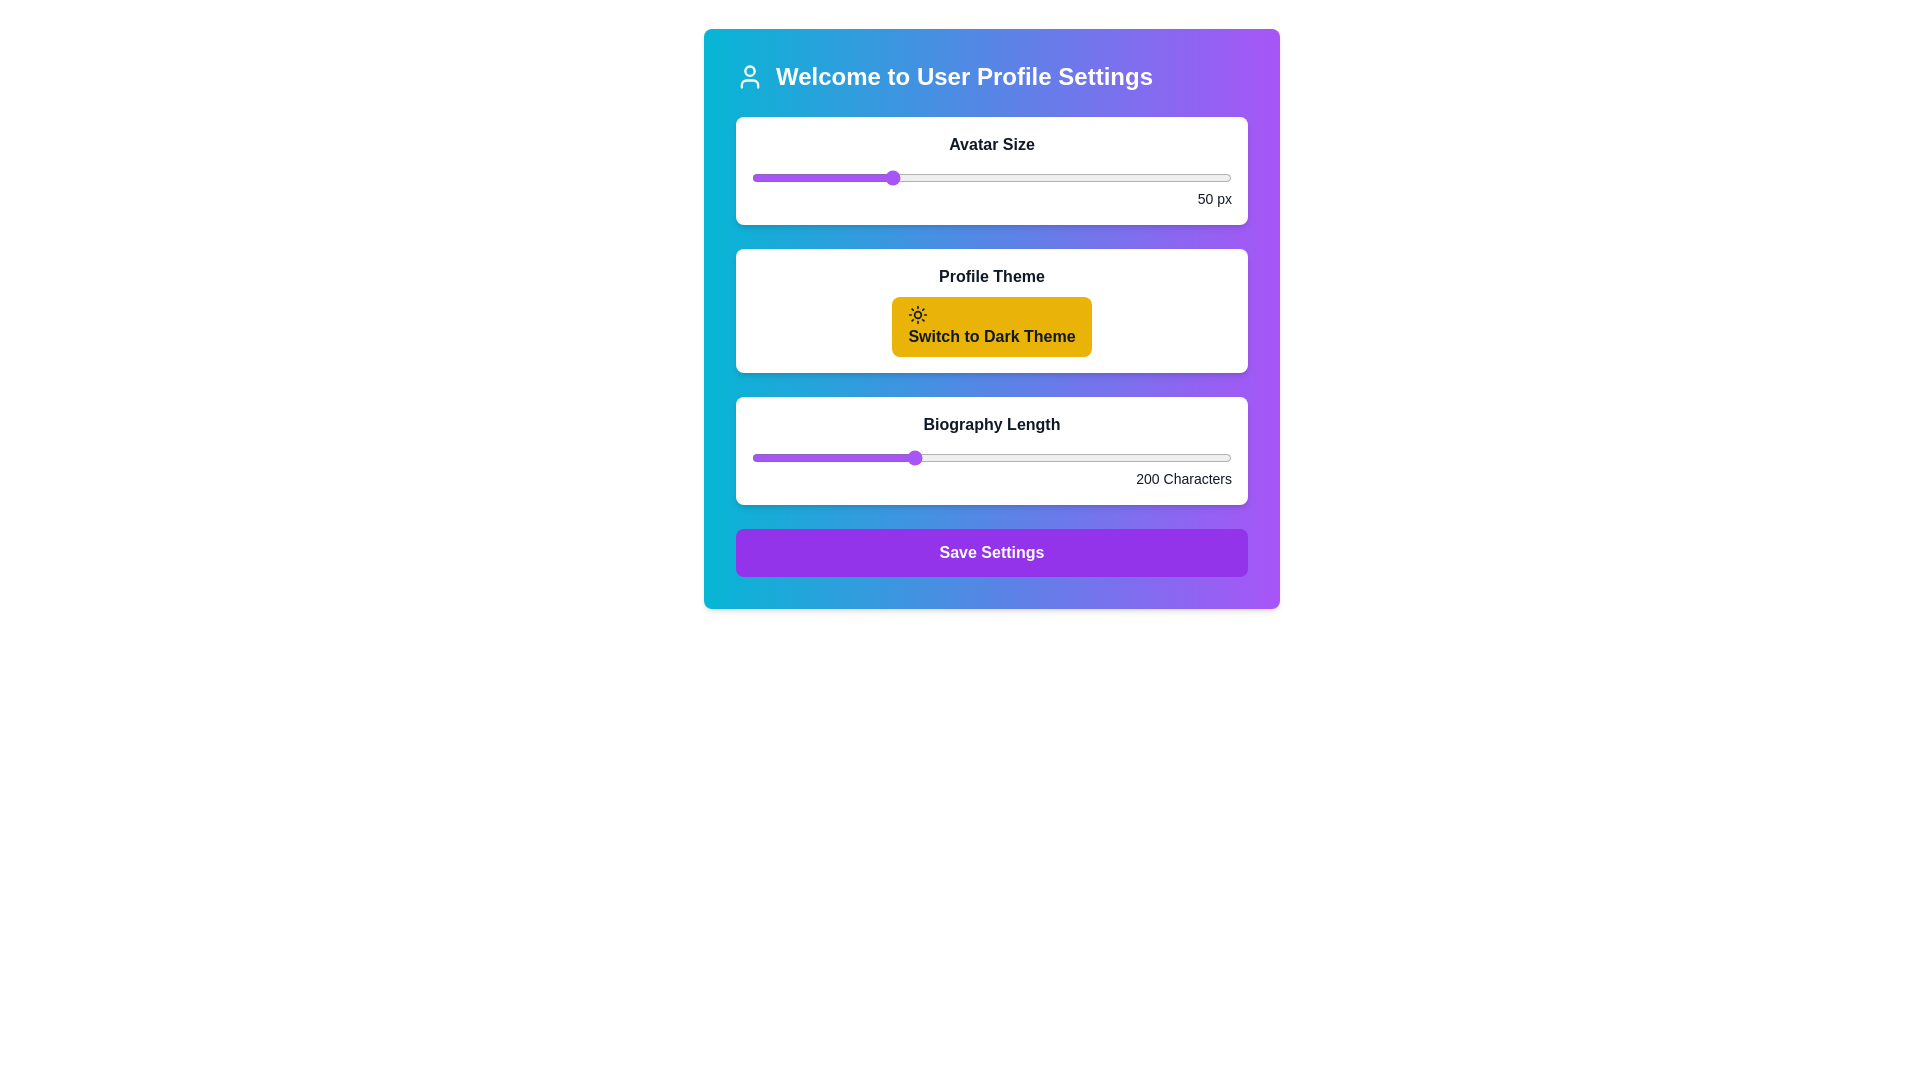 Image resolution: width=1920 pixels, height=1080 pixels. Describe the element at coordinates (851, 458) in the screenshot. I see `the biography length` at that location.